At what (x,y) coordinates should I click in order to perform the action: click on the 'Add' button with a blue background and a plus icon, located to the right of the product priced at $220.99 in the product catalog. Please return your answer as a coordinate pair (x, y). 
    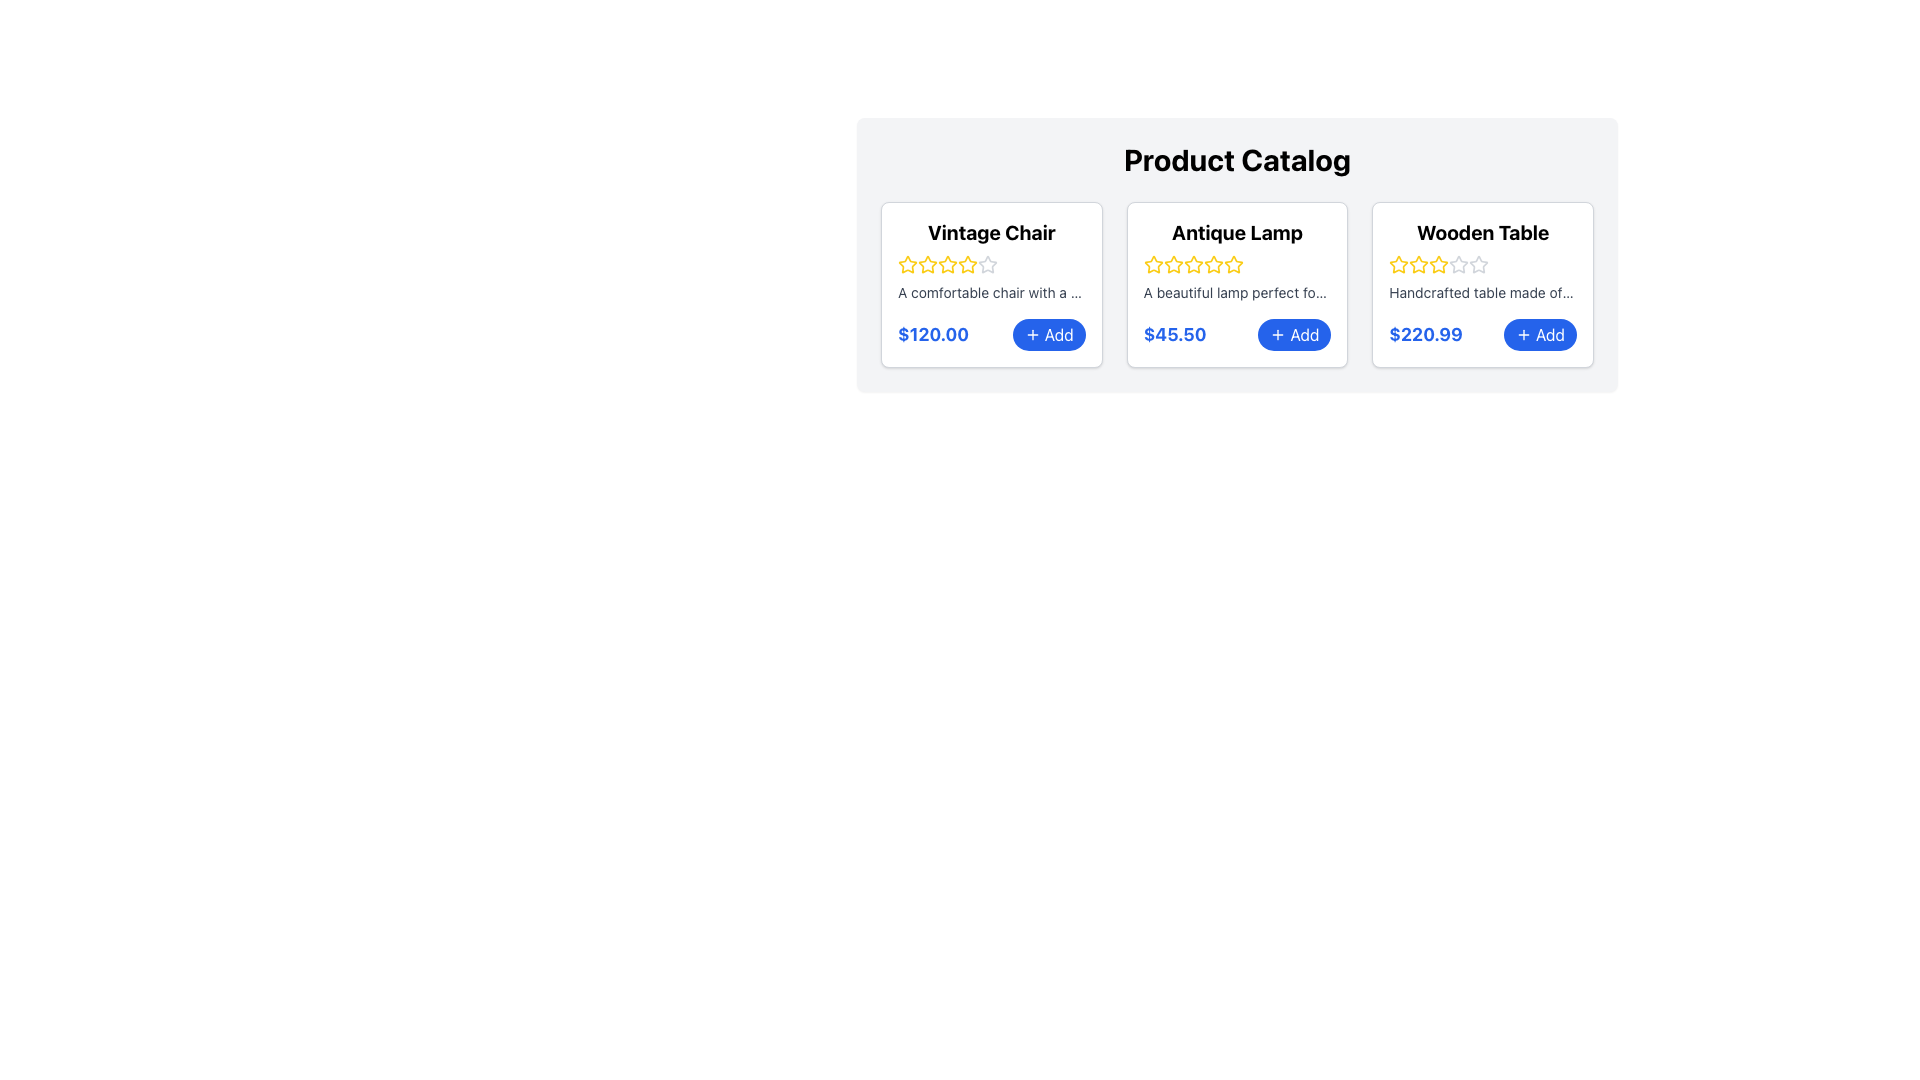
    Looking at the image, I should click on (1539, 334).